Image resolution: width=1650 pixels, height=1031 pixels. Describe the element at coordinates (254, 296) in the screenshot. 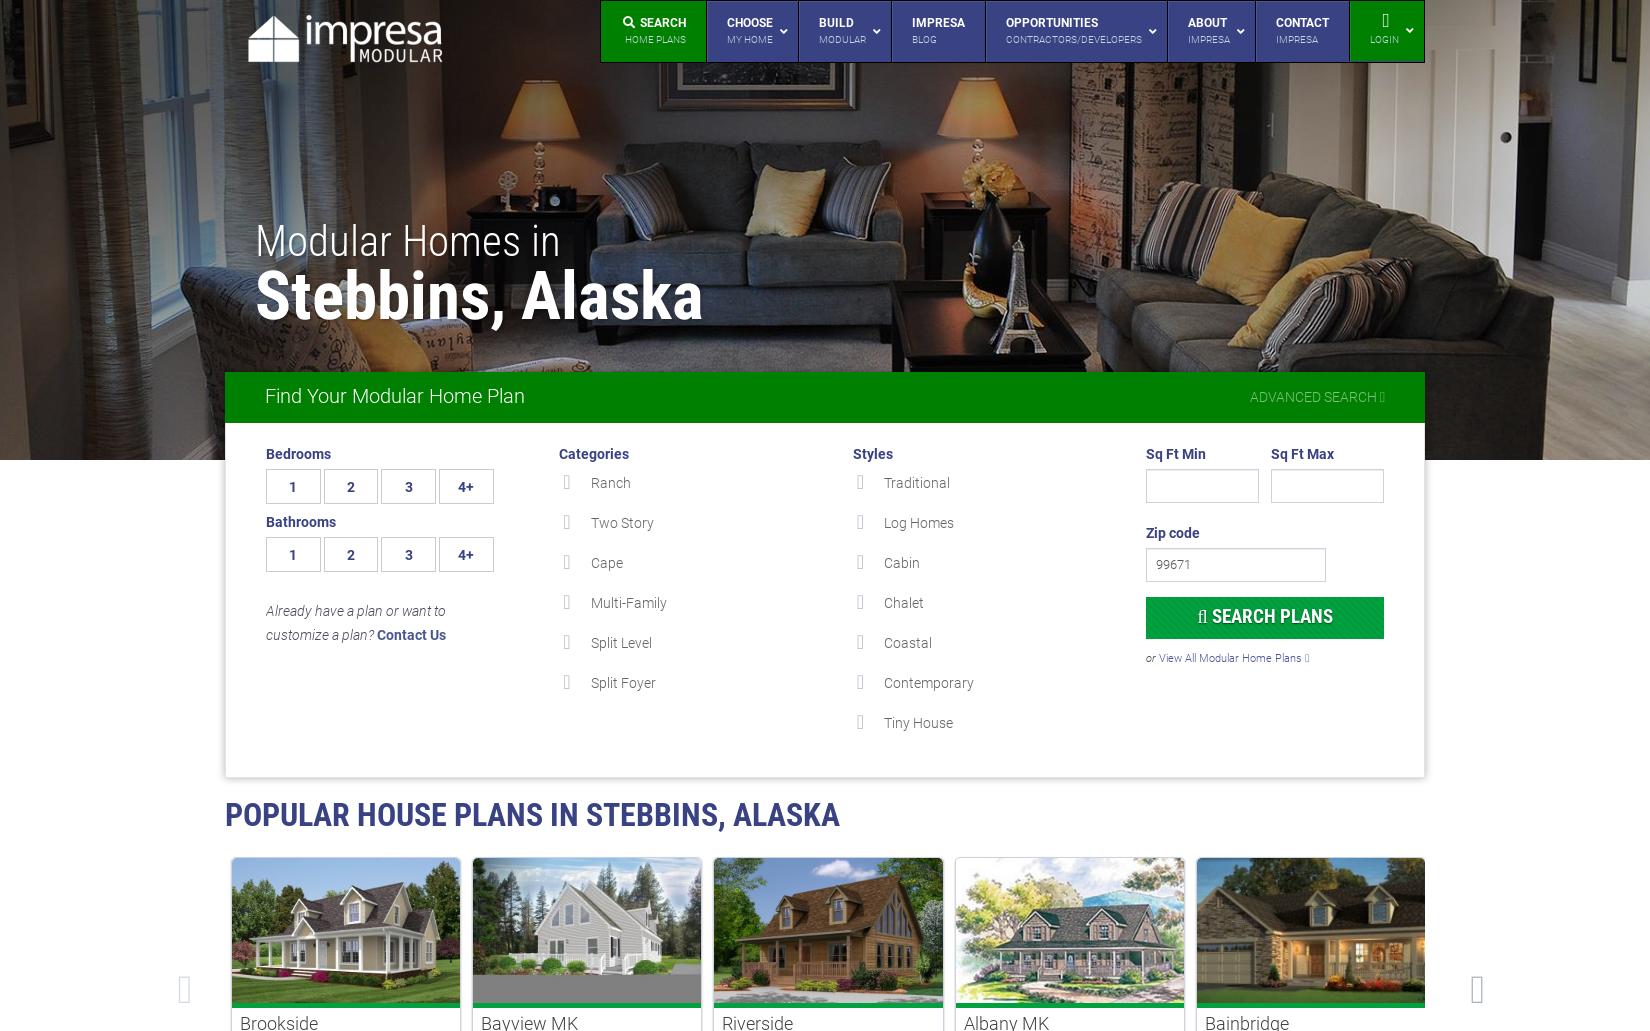

I see `'Stebbins, Alaska'` at that location.